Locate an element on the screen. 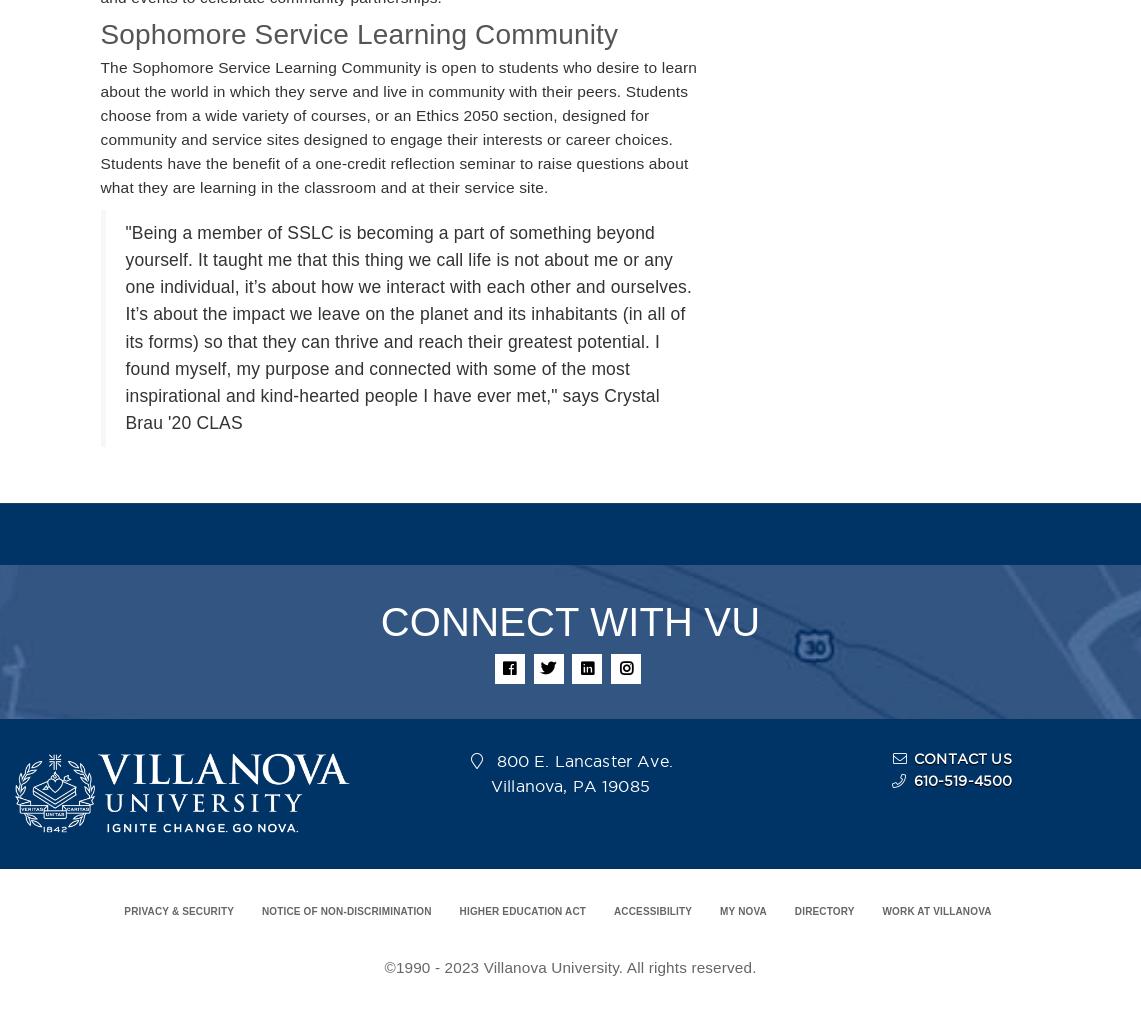 The height and width of the screenshot is (1021, 1141). 'CONTACT US' is located at coordinates (913, 759).